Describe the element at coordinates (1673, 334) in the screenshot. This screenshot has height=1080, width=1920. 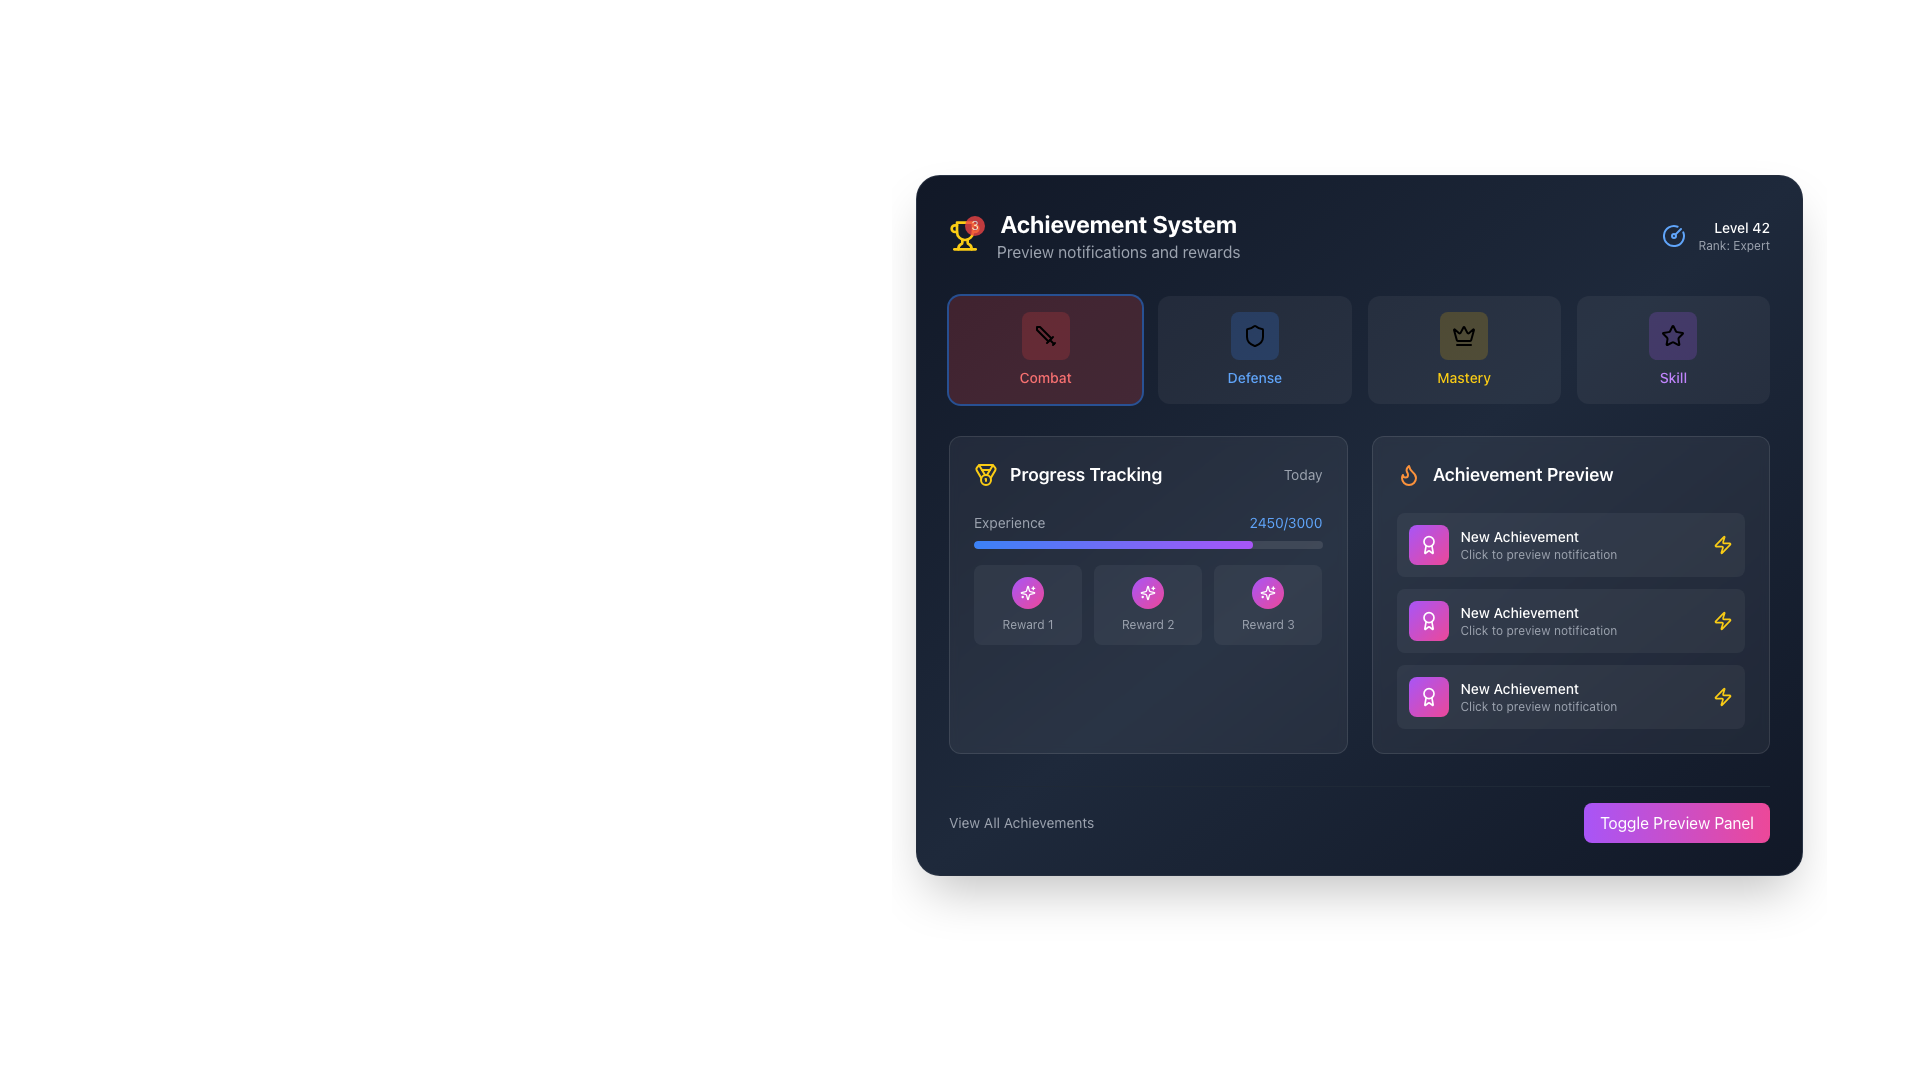
I see `the star-shaped icon with a purple hue located in the top-right quadrant of the interface, within the rounded rectangle labeled 'Skill'` at that location.